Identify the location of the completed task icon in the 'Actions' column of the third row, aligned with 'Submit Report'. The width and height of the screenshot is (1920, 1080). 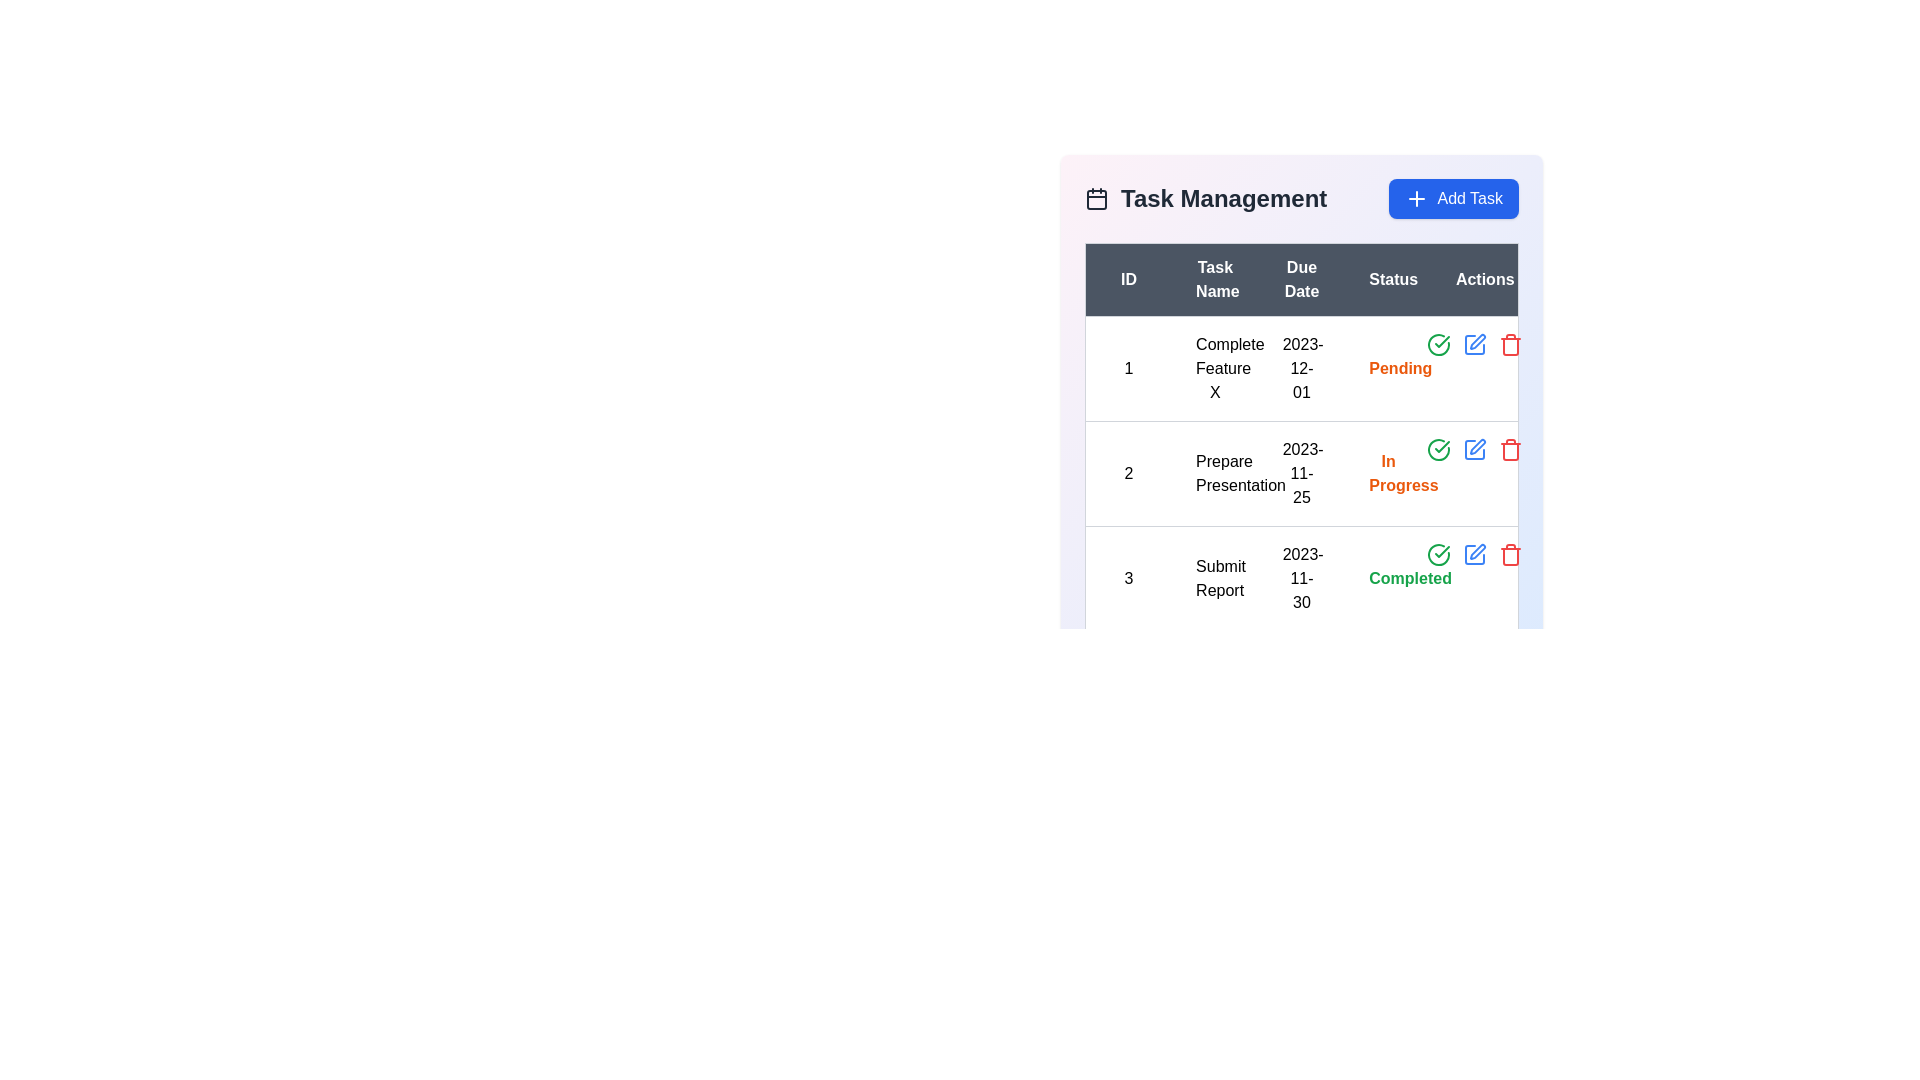
(1442, 551).